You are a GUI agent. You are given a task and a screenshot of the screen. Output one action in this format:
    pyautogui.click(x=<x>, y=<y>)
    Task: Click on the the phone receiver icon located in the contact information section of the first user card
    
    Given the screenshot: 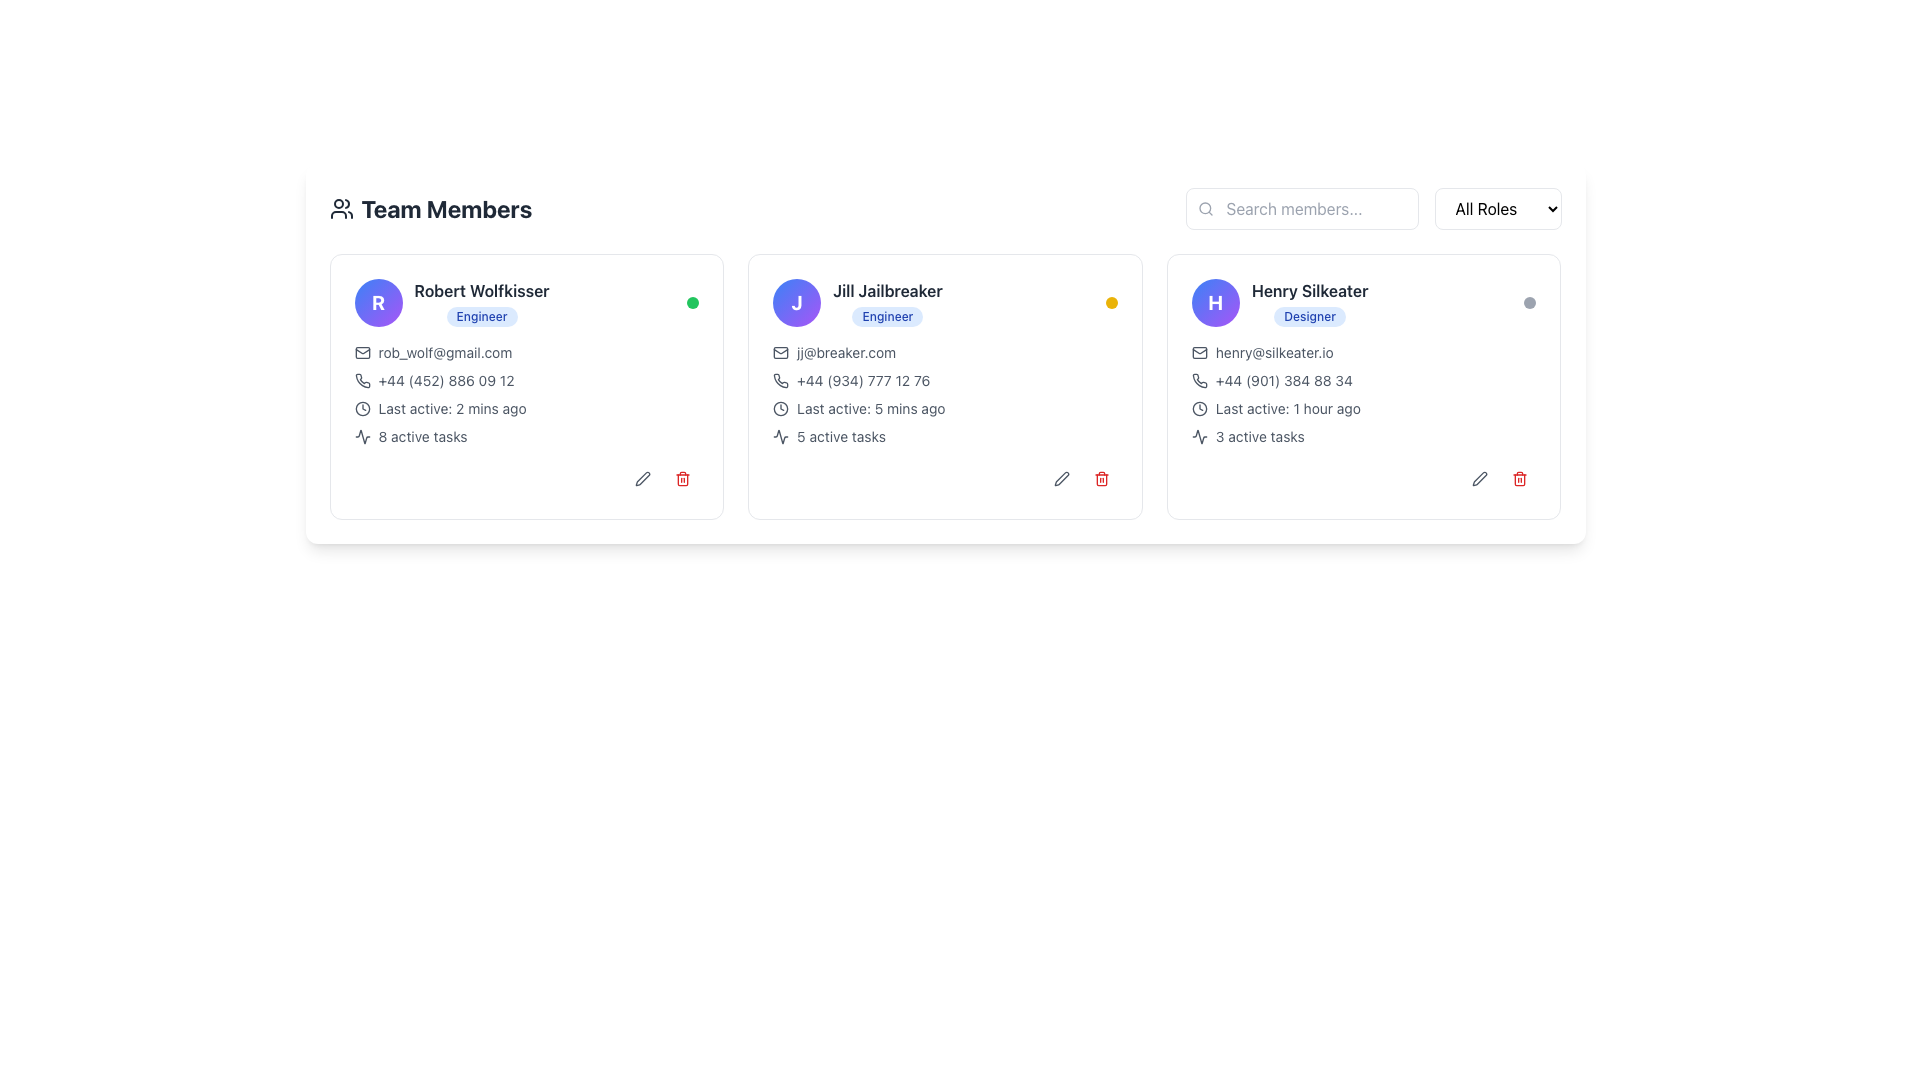 What is the action you would take?
    pyautogui.click(x=362, y=381)
    